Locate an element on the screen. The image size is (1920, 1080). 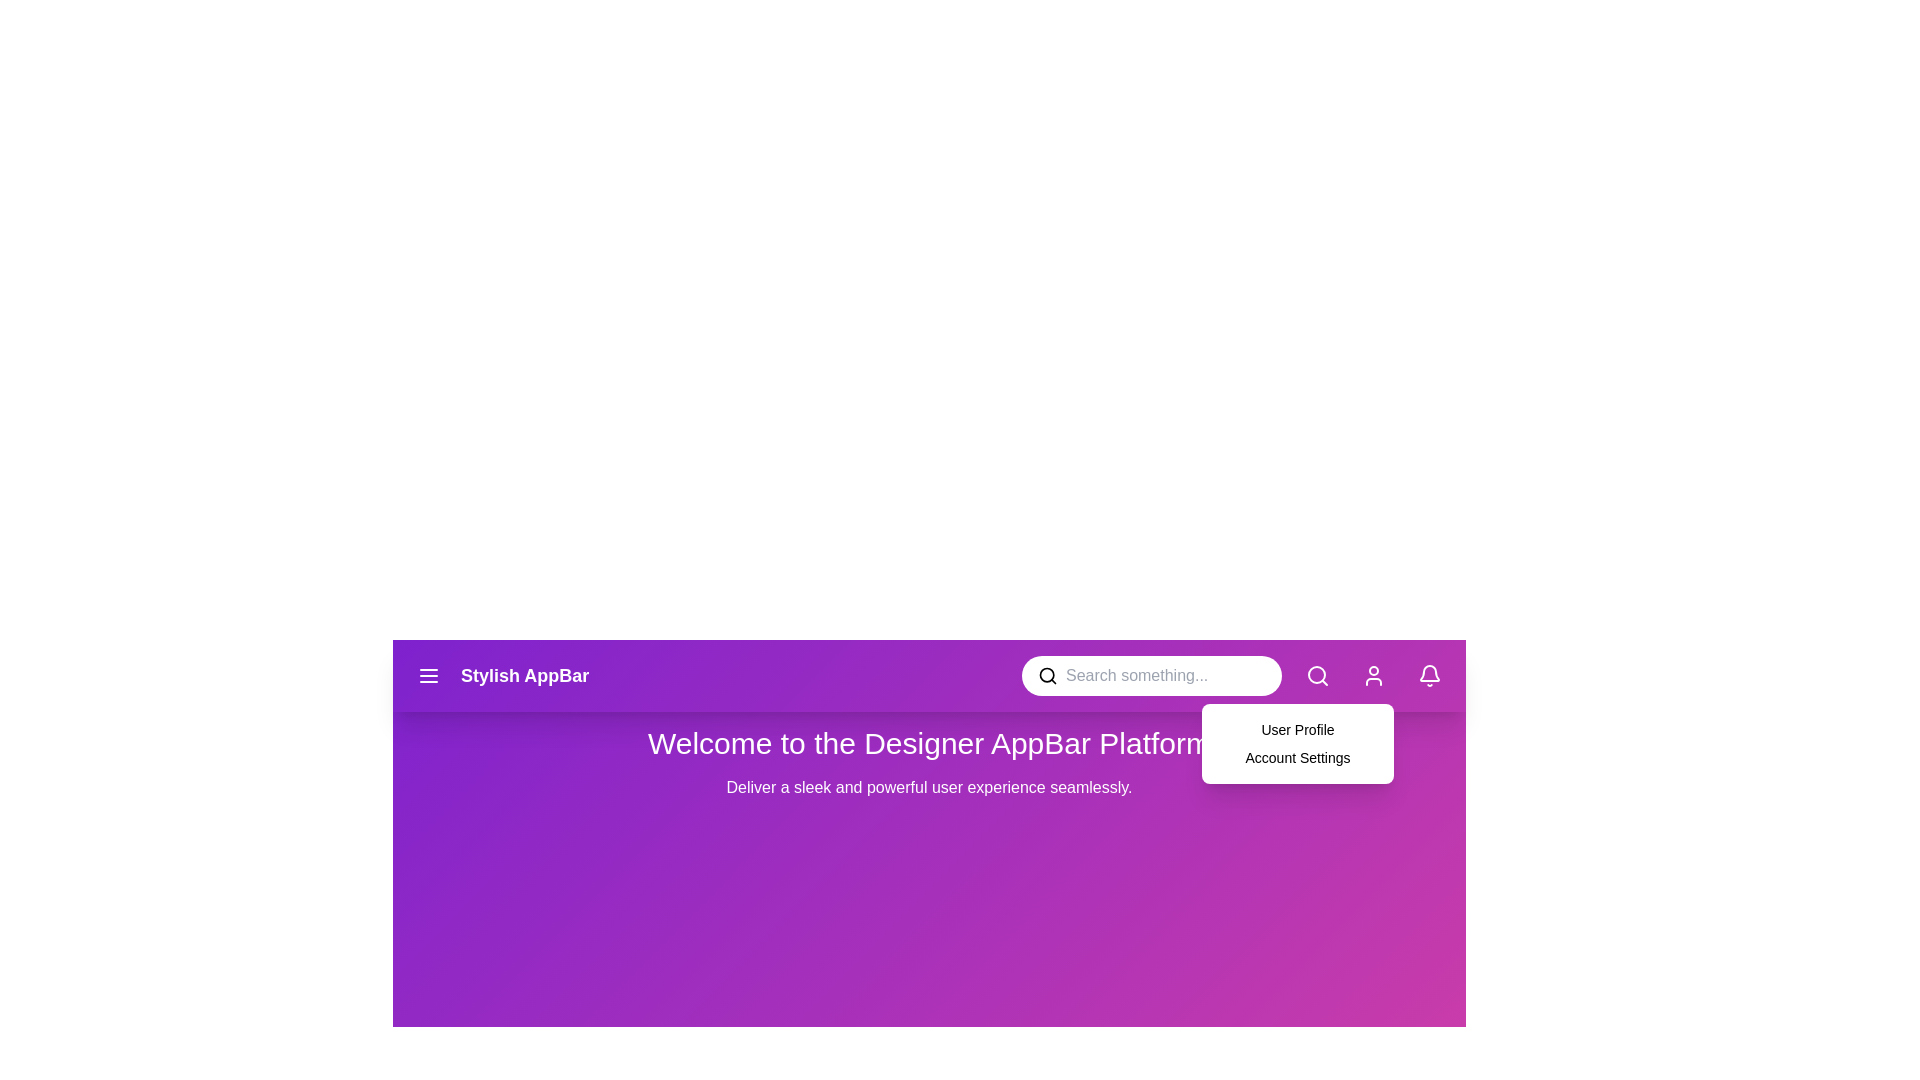
the bell icon to activate the notification button is located at coordinates (1429, 675).